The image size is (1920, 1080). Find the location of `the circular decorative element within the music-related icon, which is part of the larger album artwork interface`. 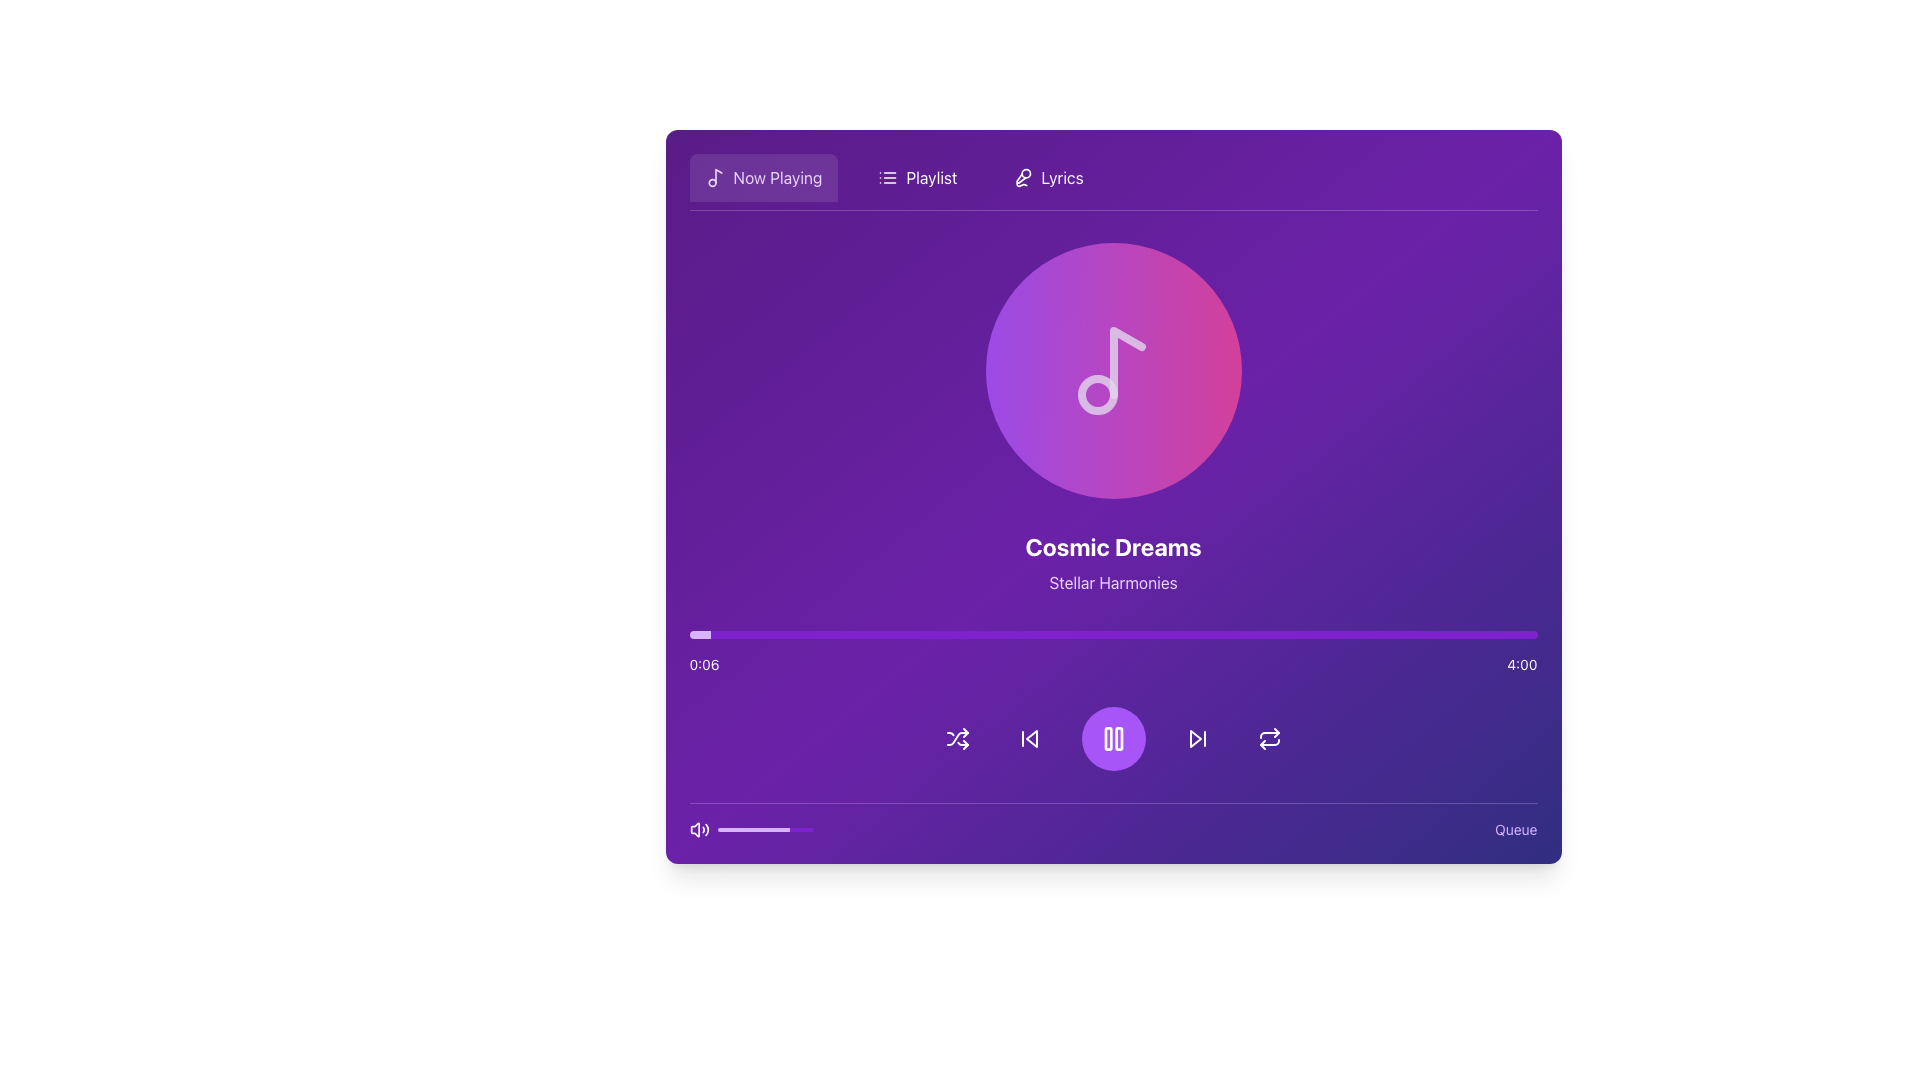

the circular decorative element within the music-related icon, which is part of the larger album artwork interface is located at coordinates (1096, 394).